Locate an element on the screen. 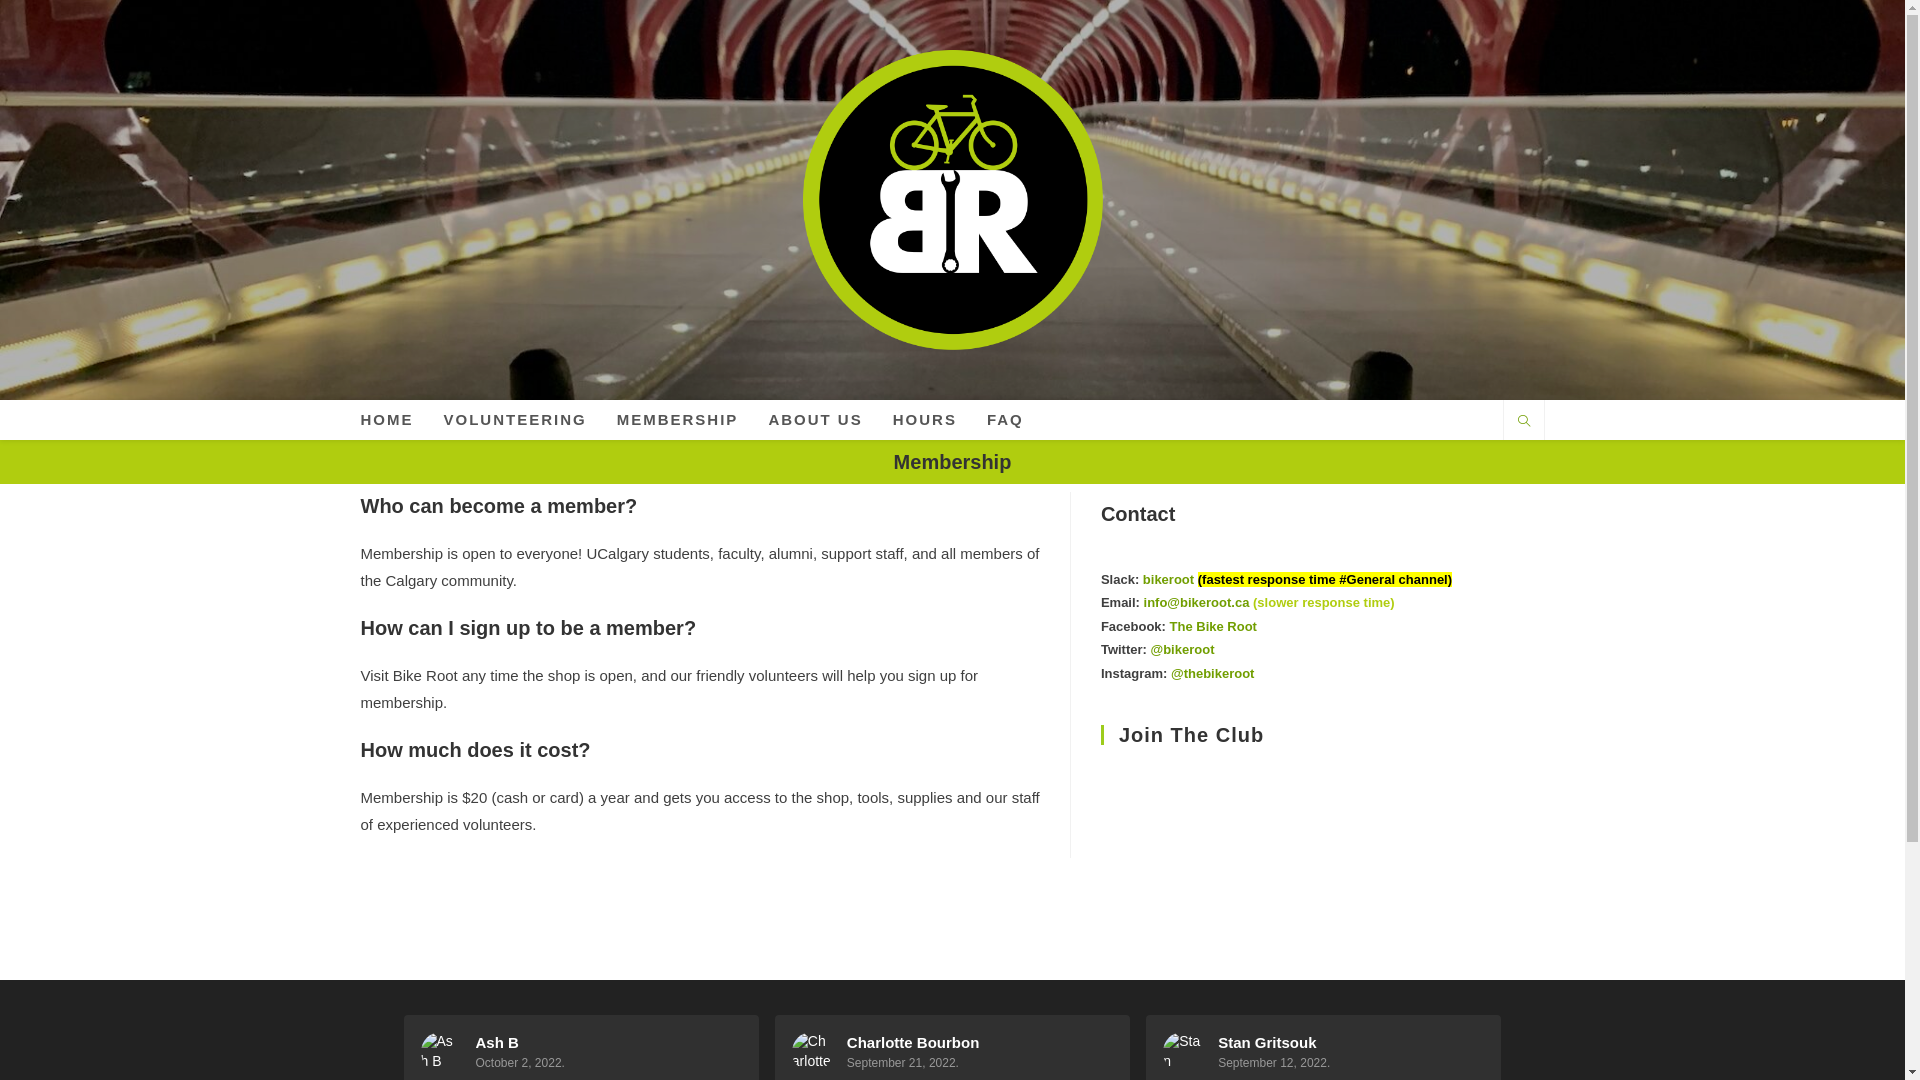 The image size is (1920, 1080). '@bikeroot' is located at coordinates (1181, 649).